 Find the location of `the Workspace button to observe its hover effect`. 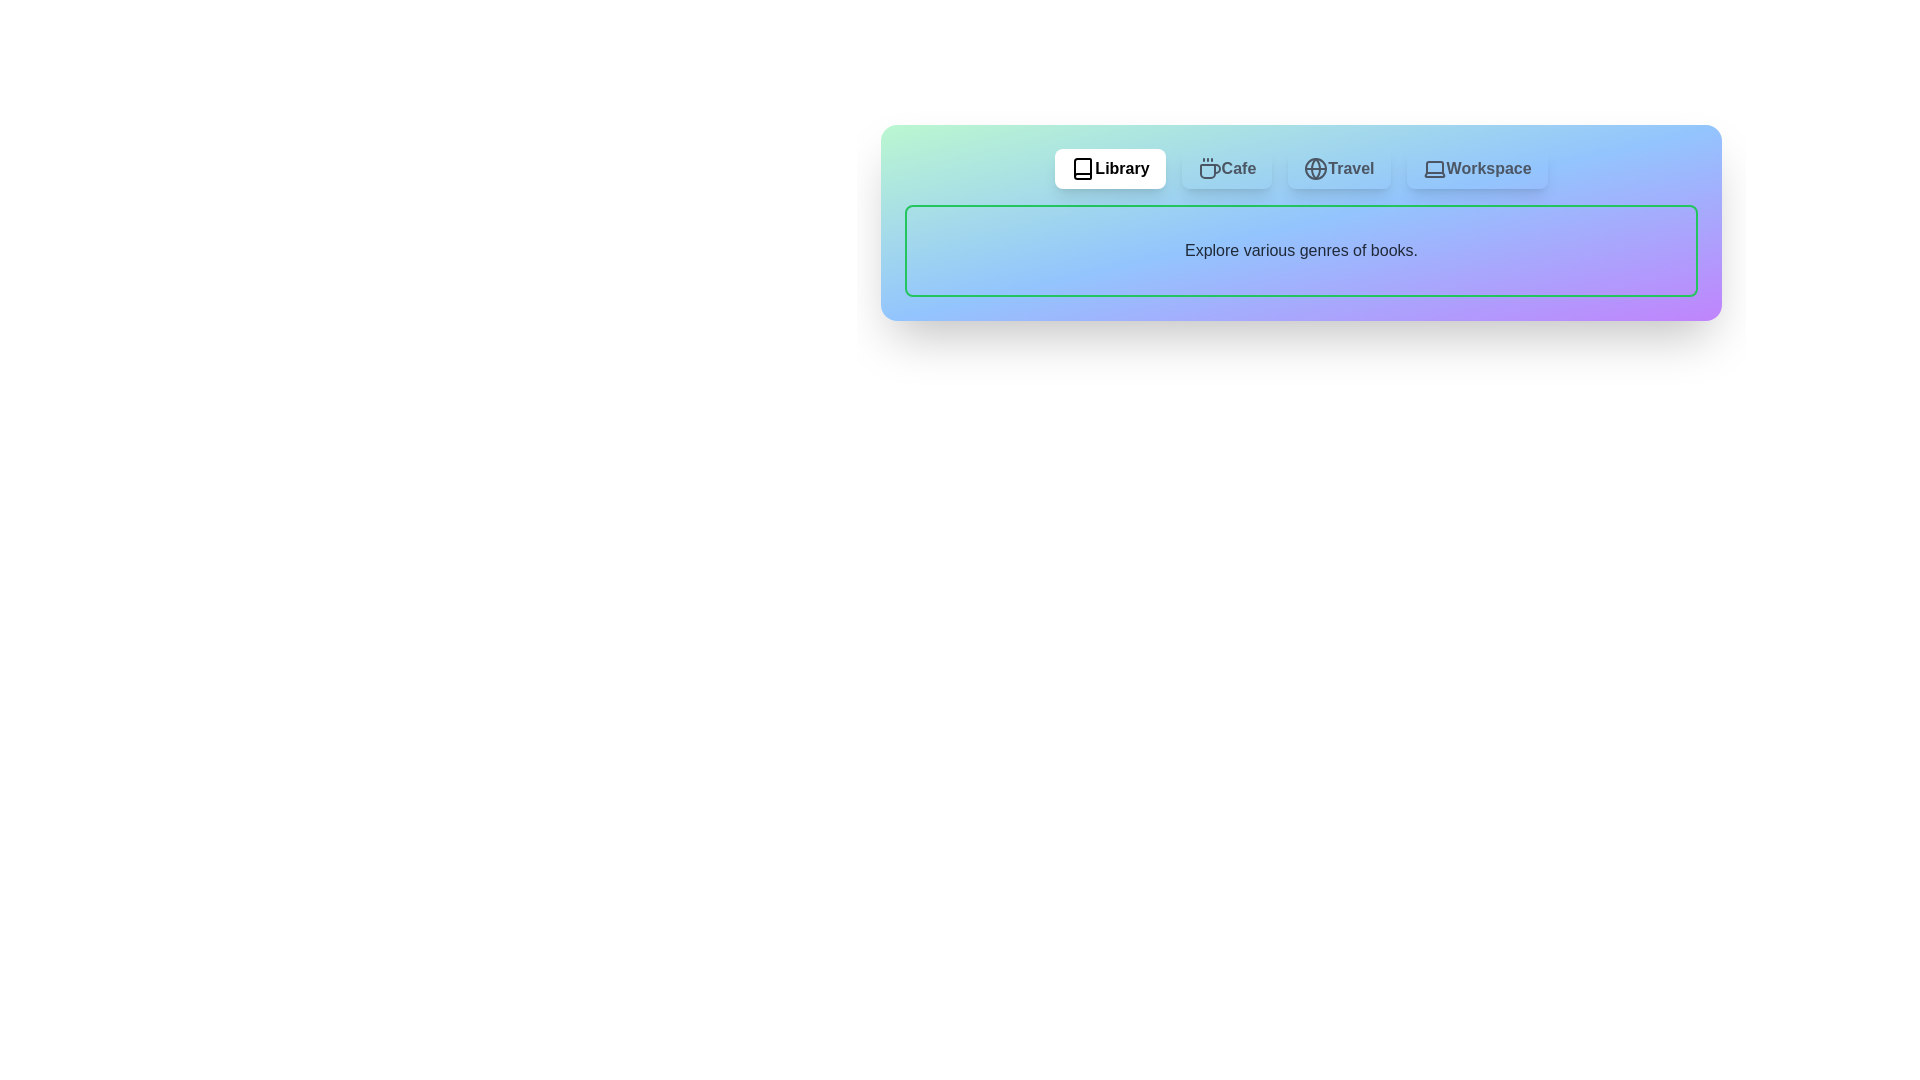

the Workspace button to observe its hover effect is located at coordinates (1477, 168).